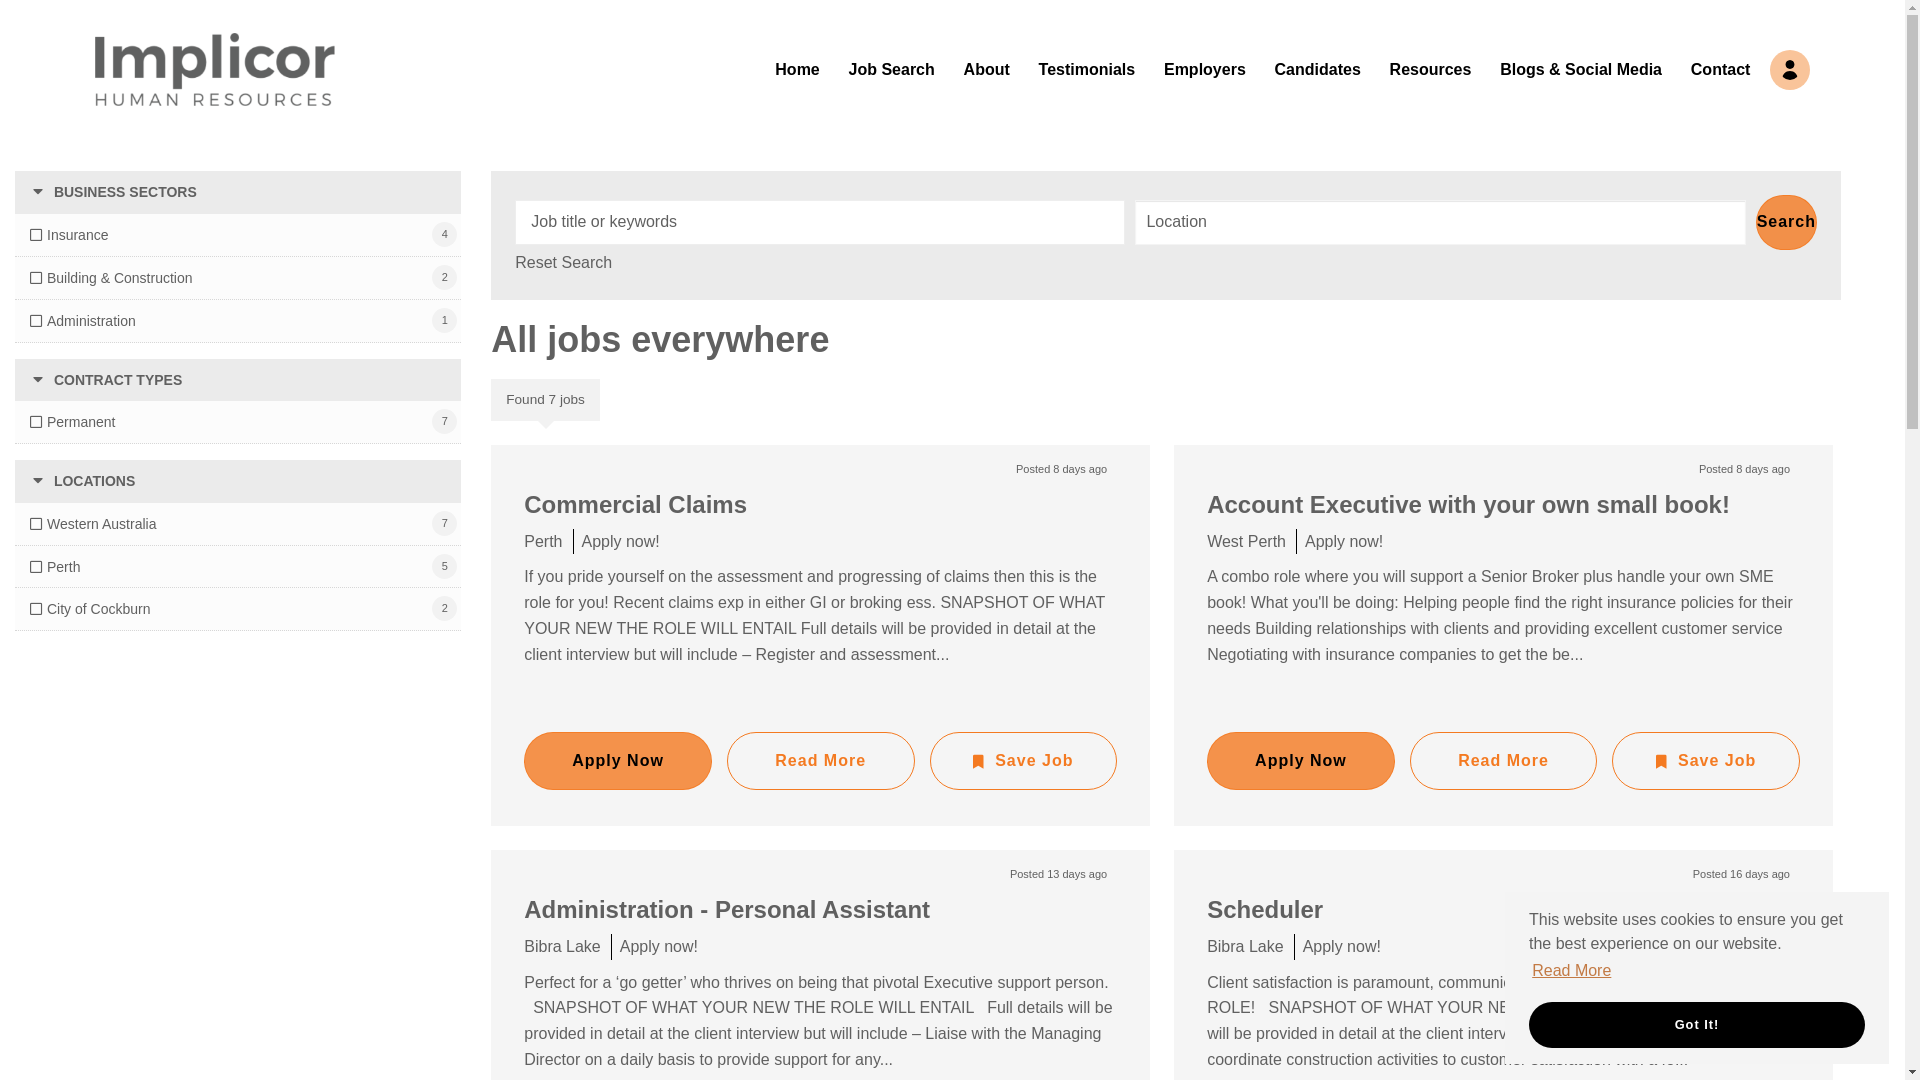  What do you see at coordinates (891, 68) in the screenshot?
I see `'Job Search'` at bounding box center [891, 68].